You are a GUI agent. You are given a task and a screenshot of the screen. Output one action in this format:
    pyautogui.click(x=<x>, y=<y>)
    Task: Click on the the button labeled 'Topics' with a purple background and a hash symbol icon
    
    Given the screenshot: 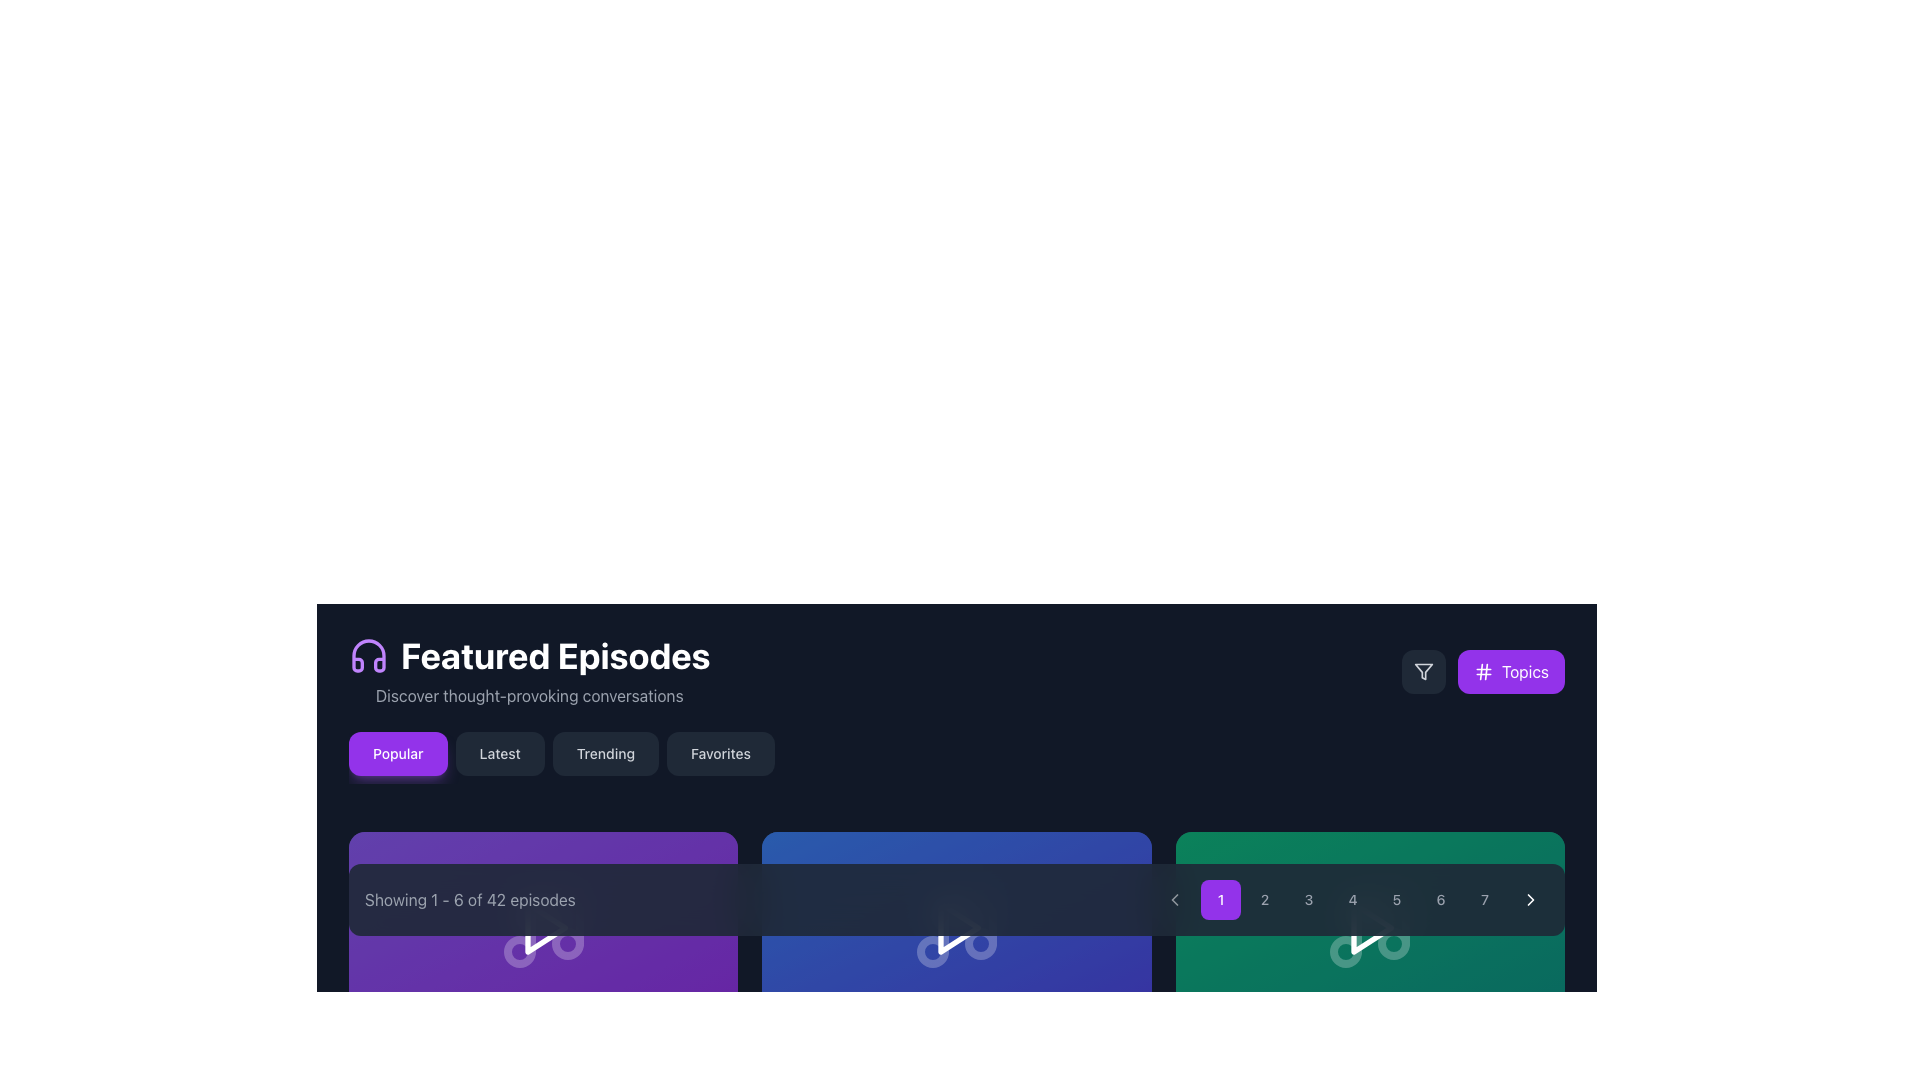 What is the action you would take?
    pyautogui.click(x=1511, y=671)
    